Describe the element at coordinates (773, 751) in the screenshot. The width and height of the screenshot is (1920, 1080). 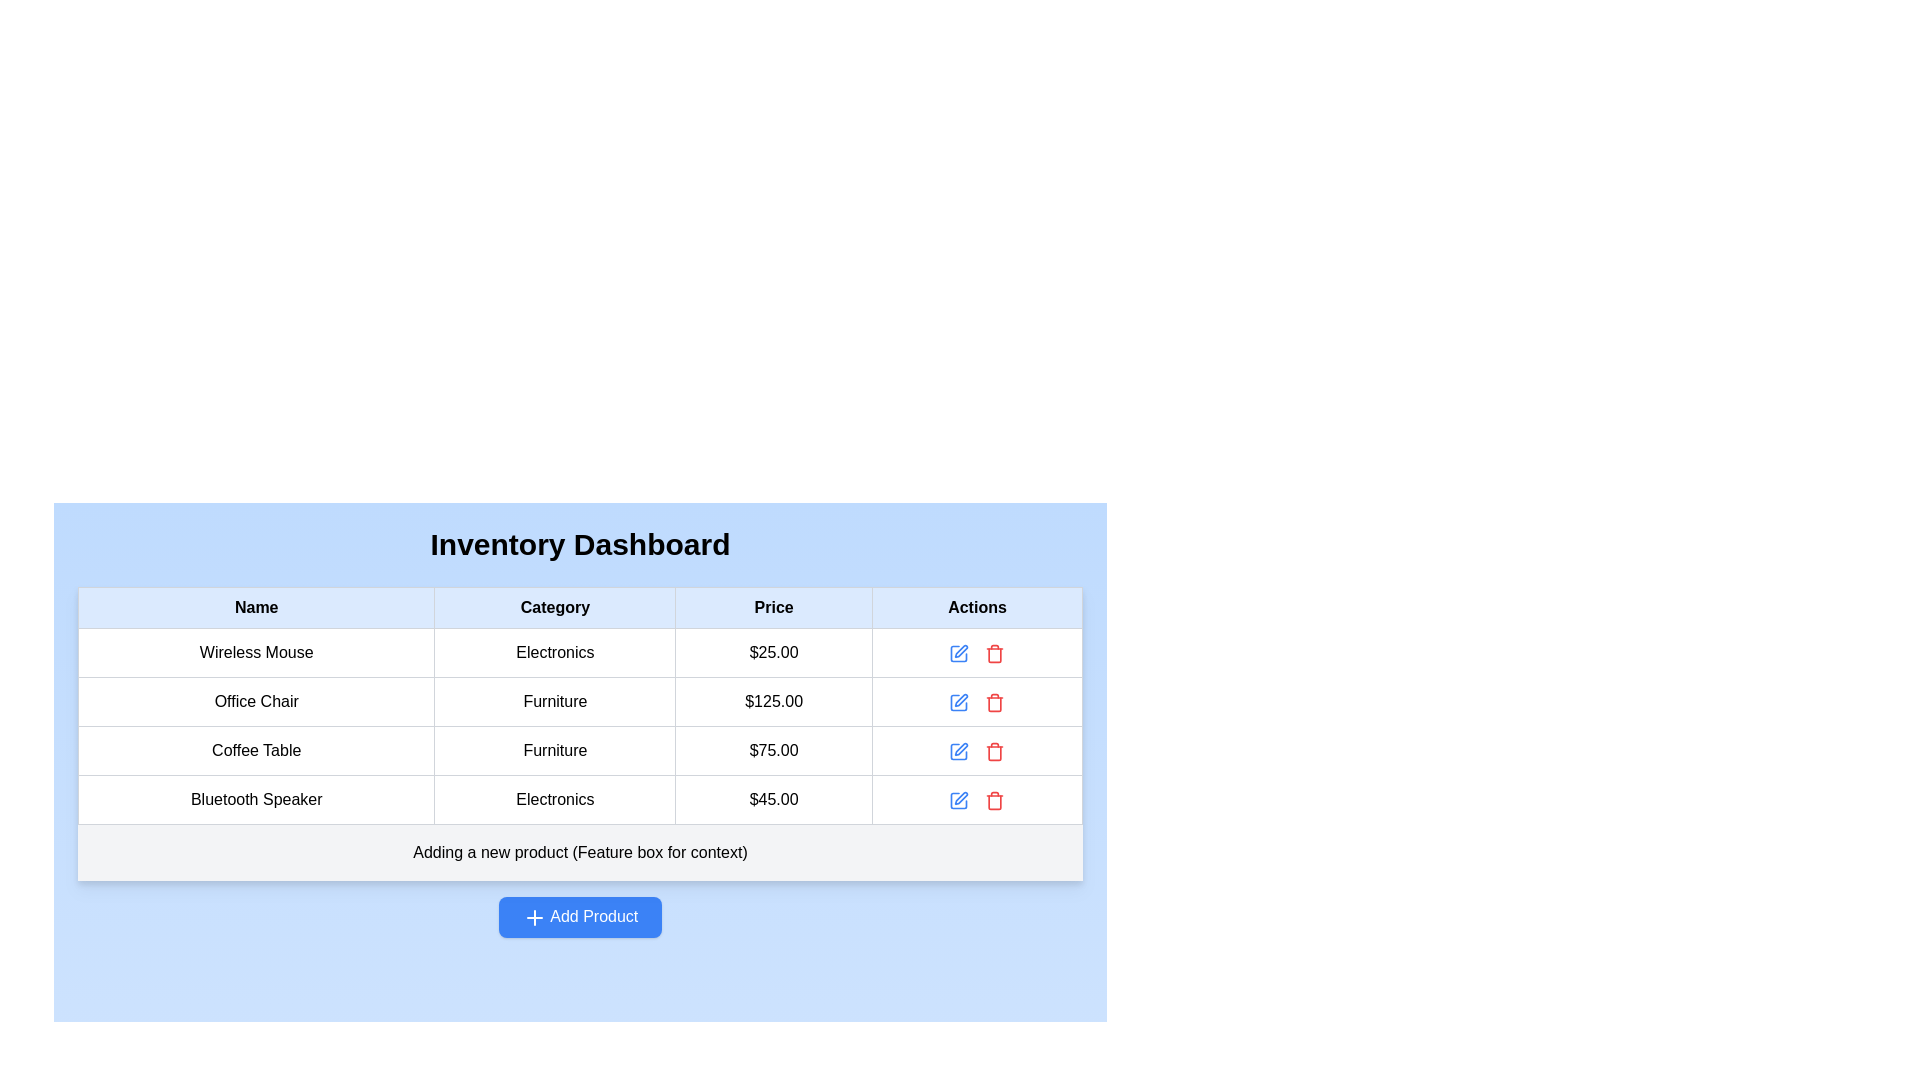
I see `the Text Display element that shows the price '$75.00' in the third row of the Inventory Dashboard table, specifically in the 'Price' column aligned with the 'Coffee Table' entry` at that location.